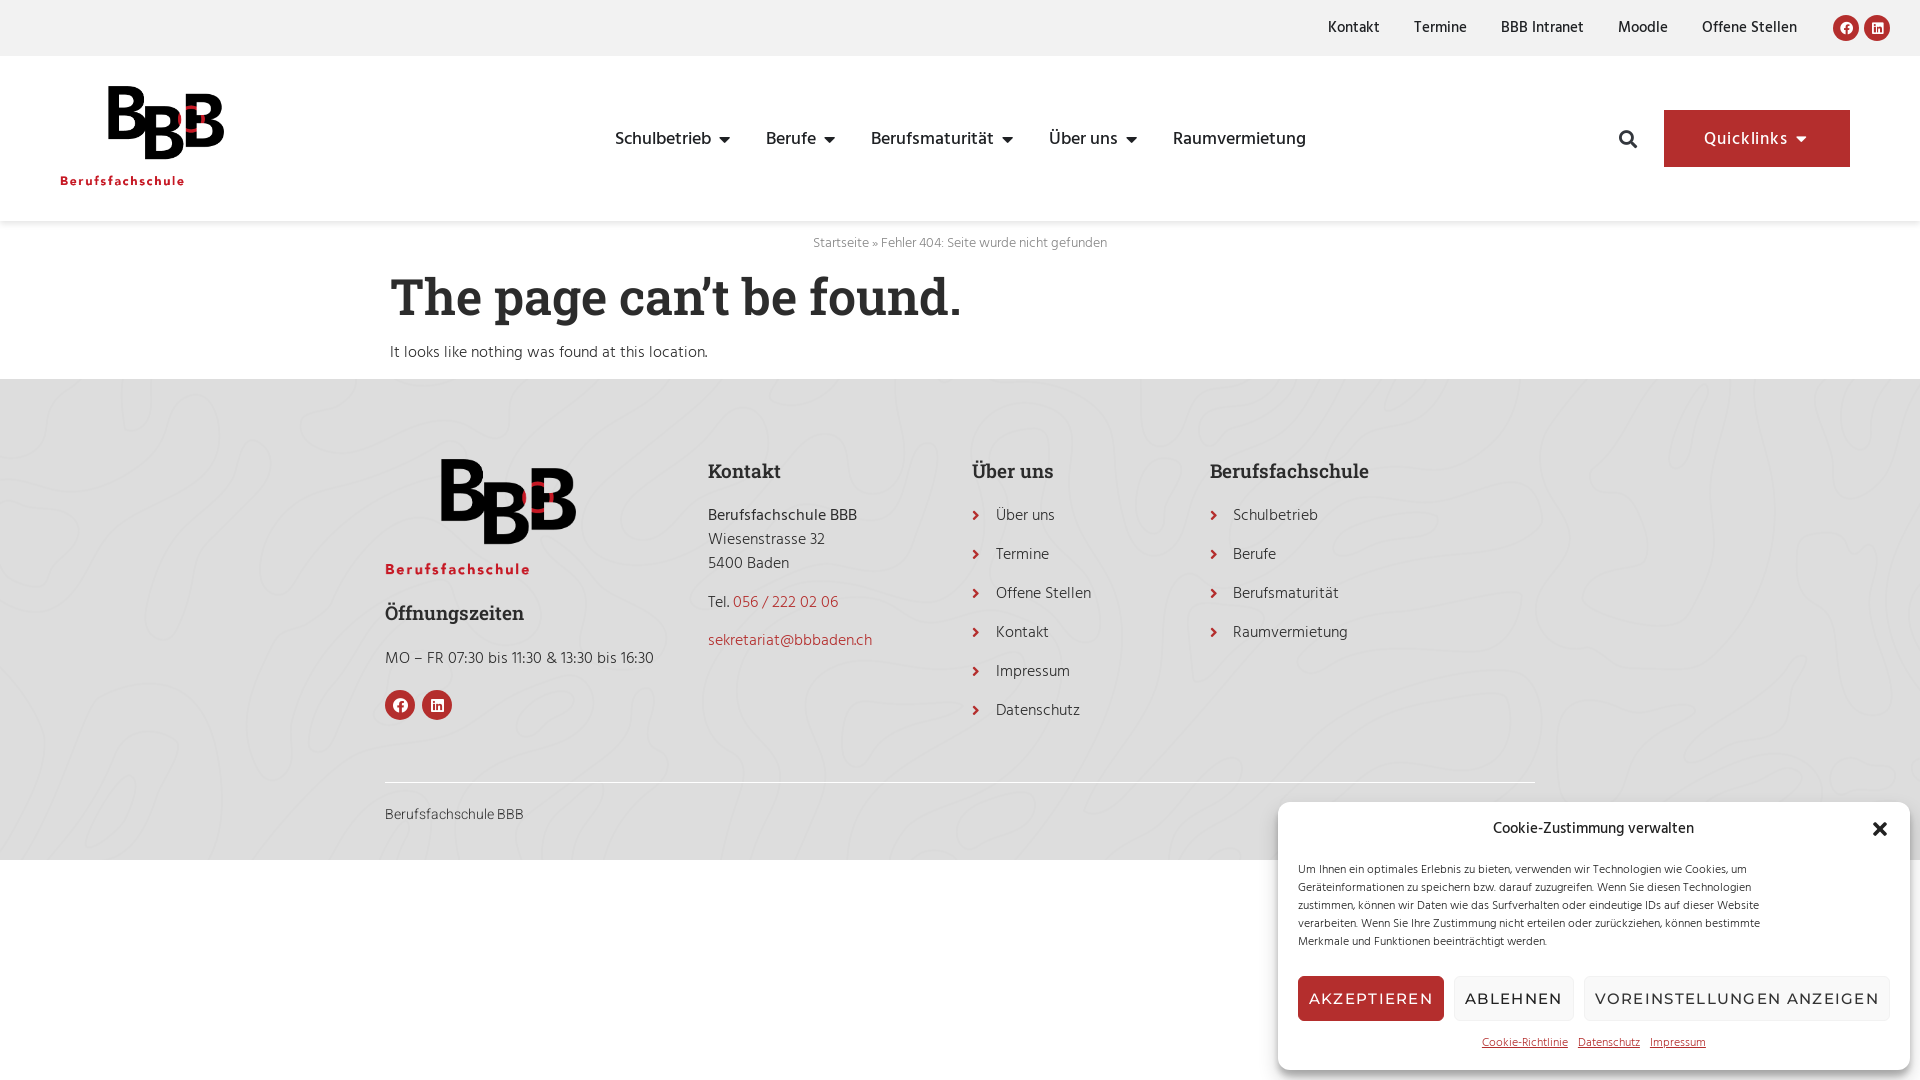 This screenshot has height=1080, width=1920. What do you see at coordinates (1089, 708) in the screenshot?
I see `'Datenschutz'` at bounding box center [1089, 708].